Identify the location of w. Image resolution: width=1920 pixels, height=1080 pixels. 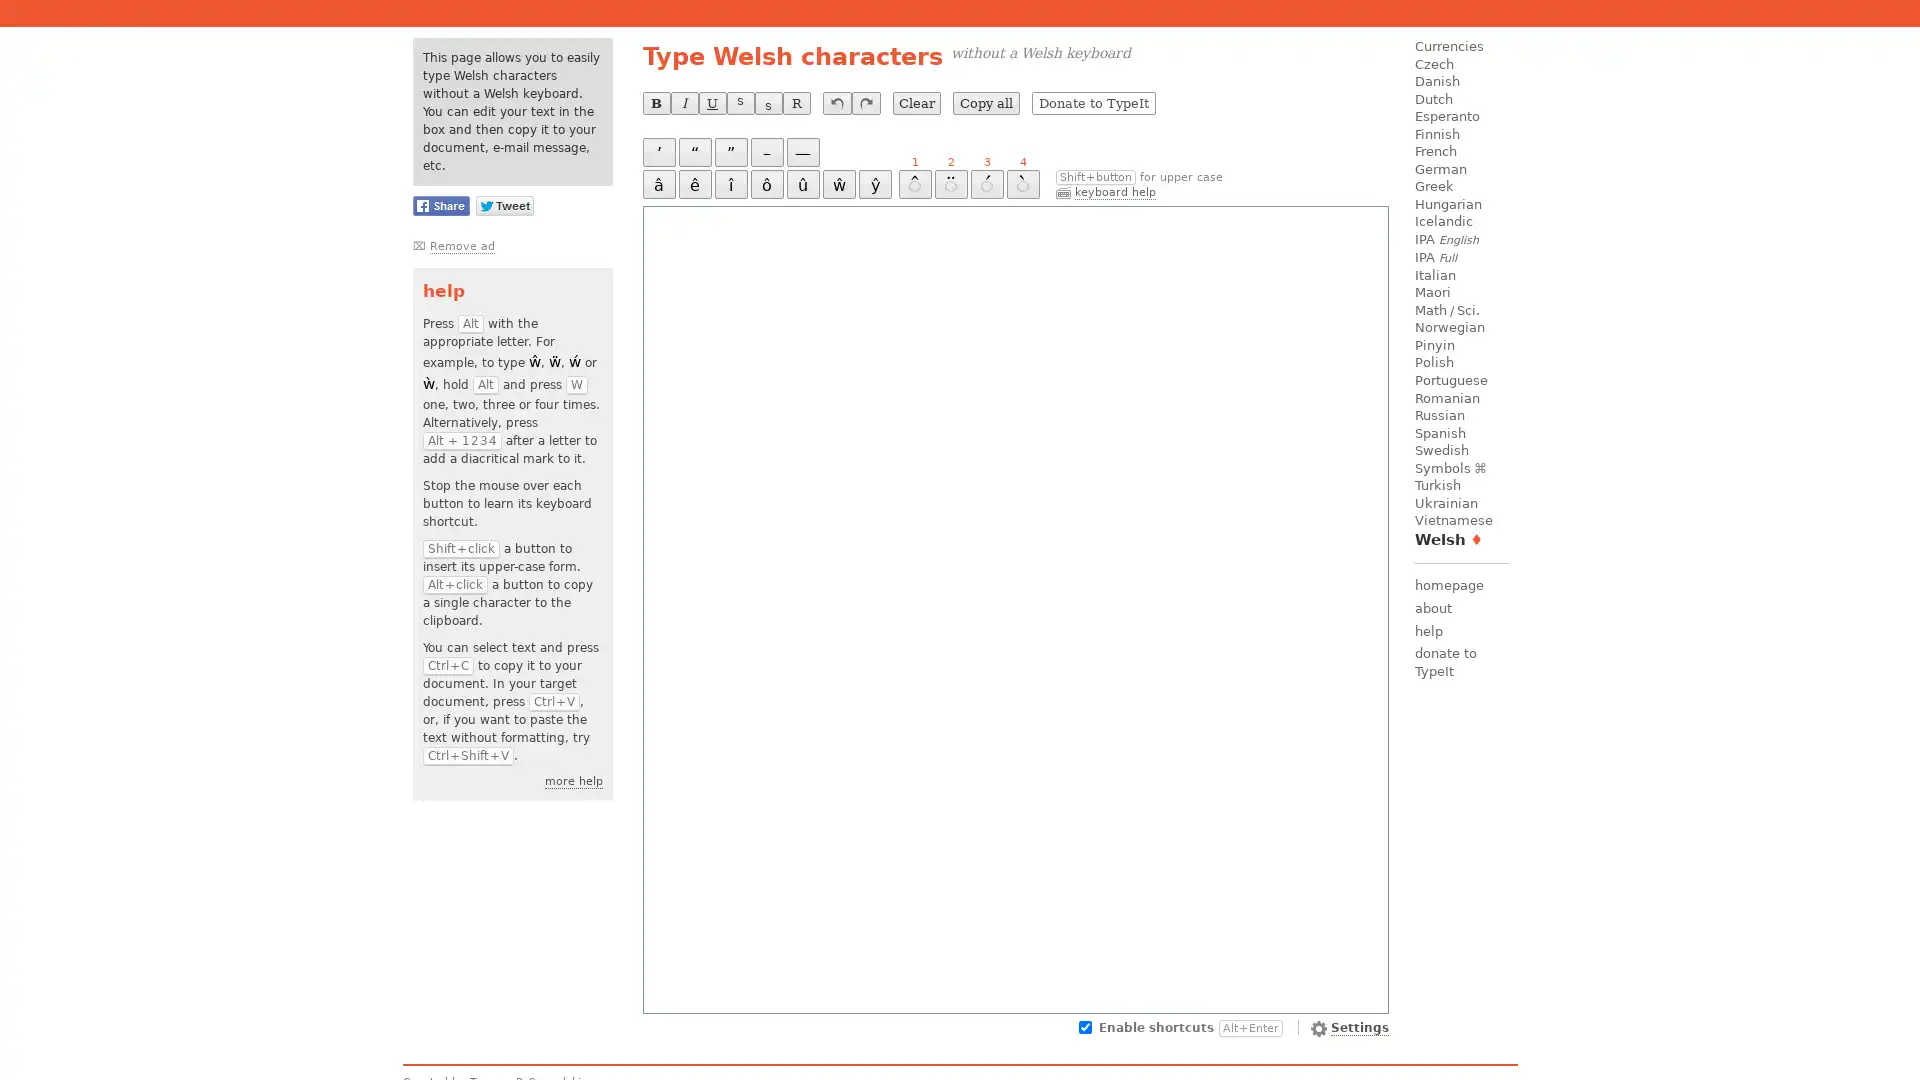
(838, 184).